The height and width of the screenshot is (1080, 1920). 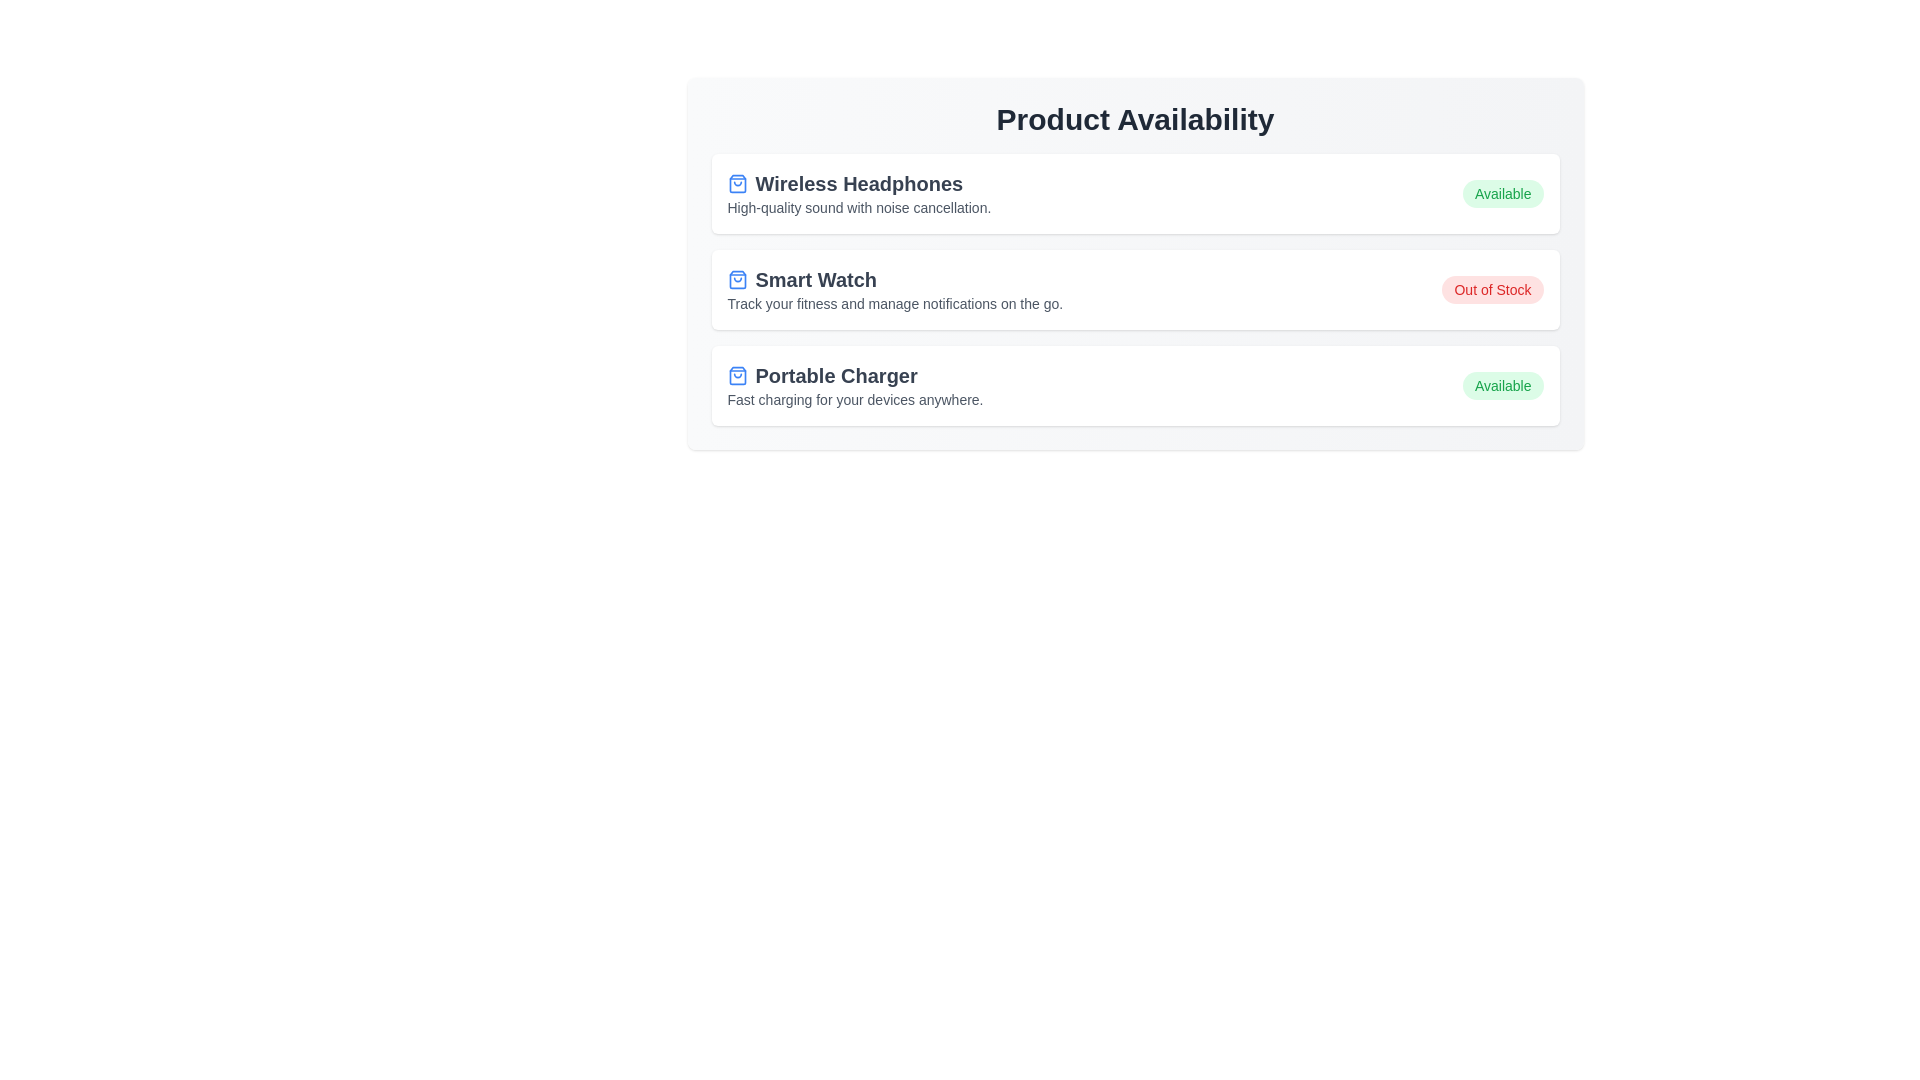 What do you see at coordinates (1135, 289) in the screenshot?
I see `the product Smart Watch to reveal additional options` at bounding box center [1135, 289].